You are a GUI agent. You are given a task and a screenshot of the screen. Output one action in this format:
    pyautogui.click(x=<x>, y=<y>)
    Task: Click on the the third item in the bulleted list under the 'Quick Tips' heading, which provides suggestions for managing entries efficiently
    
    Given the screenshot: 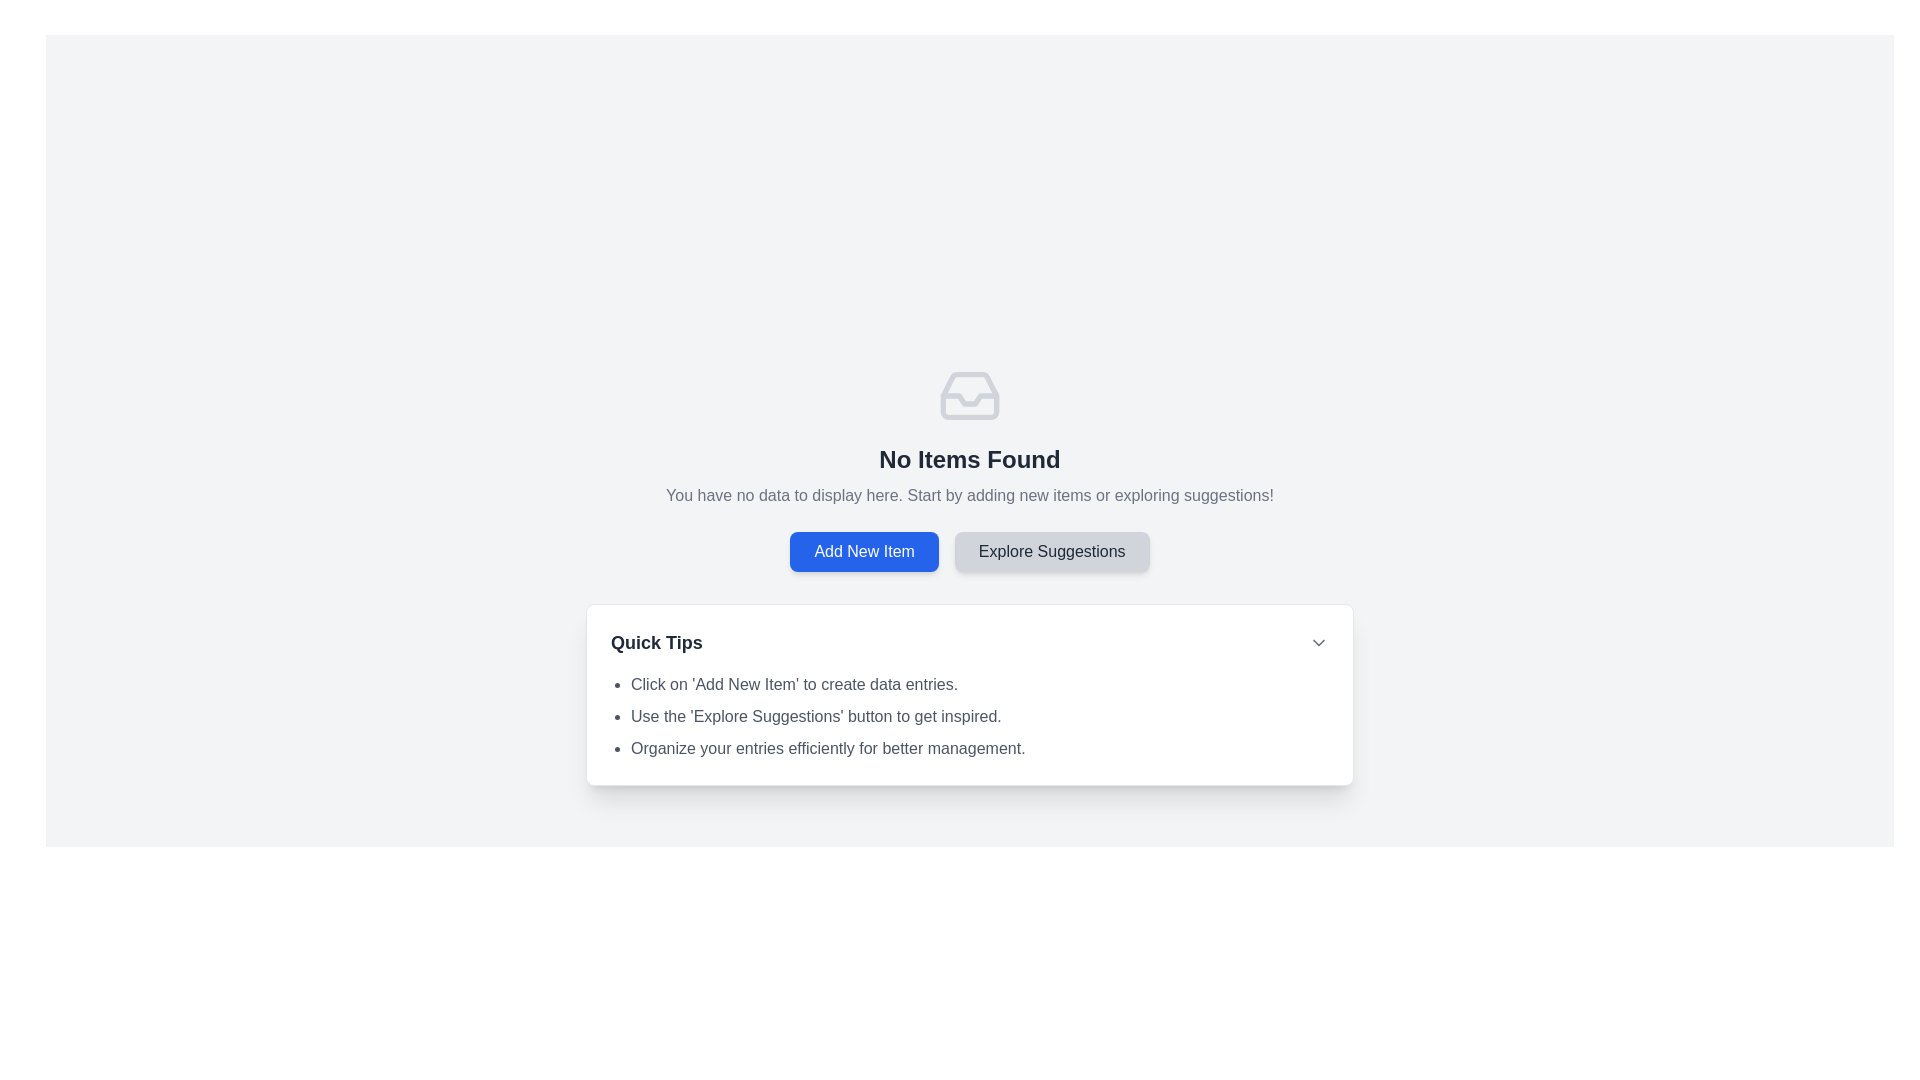 What is the action you would take?
    pyautogui.click(x=979, y=748)
    